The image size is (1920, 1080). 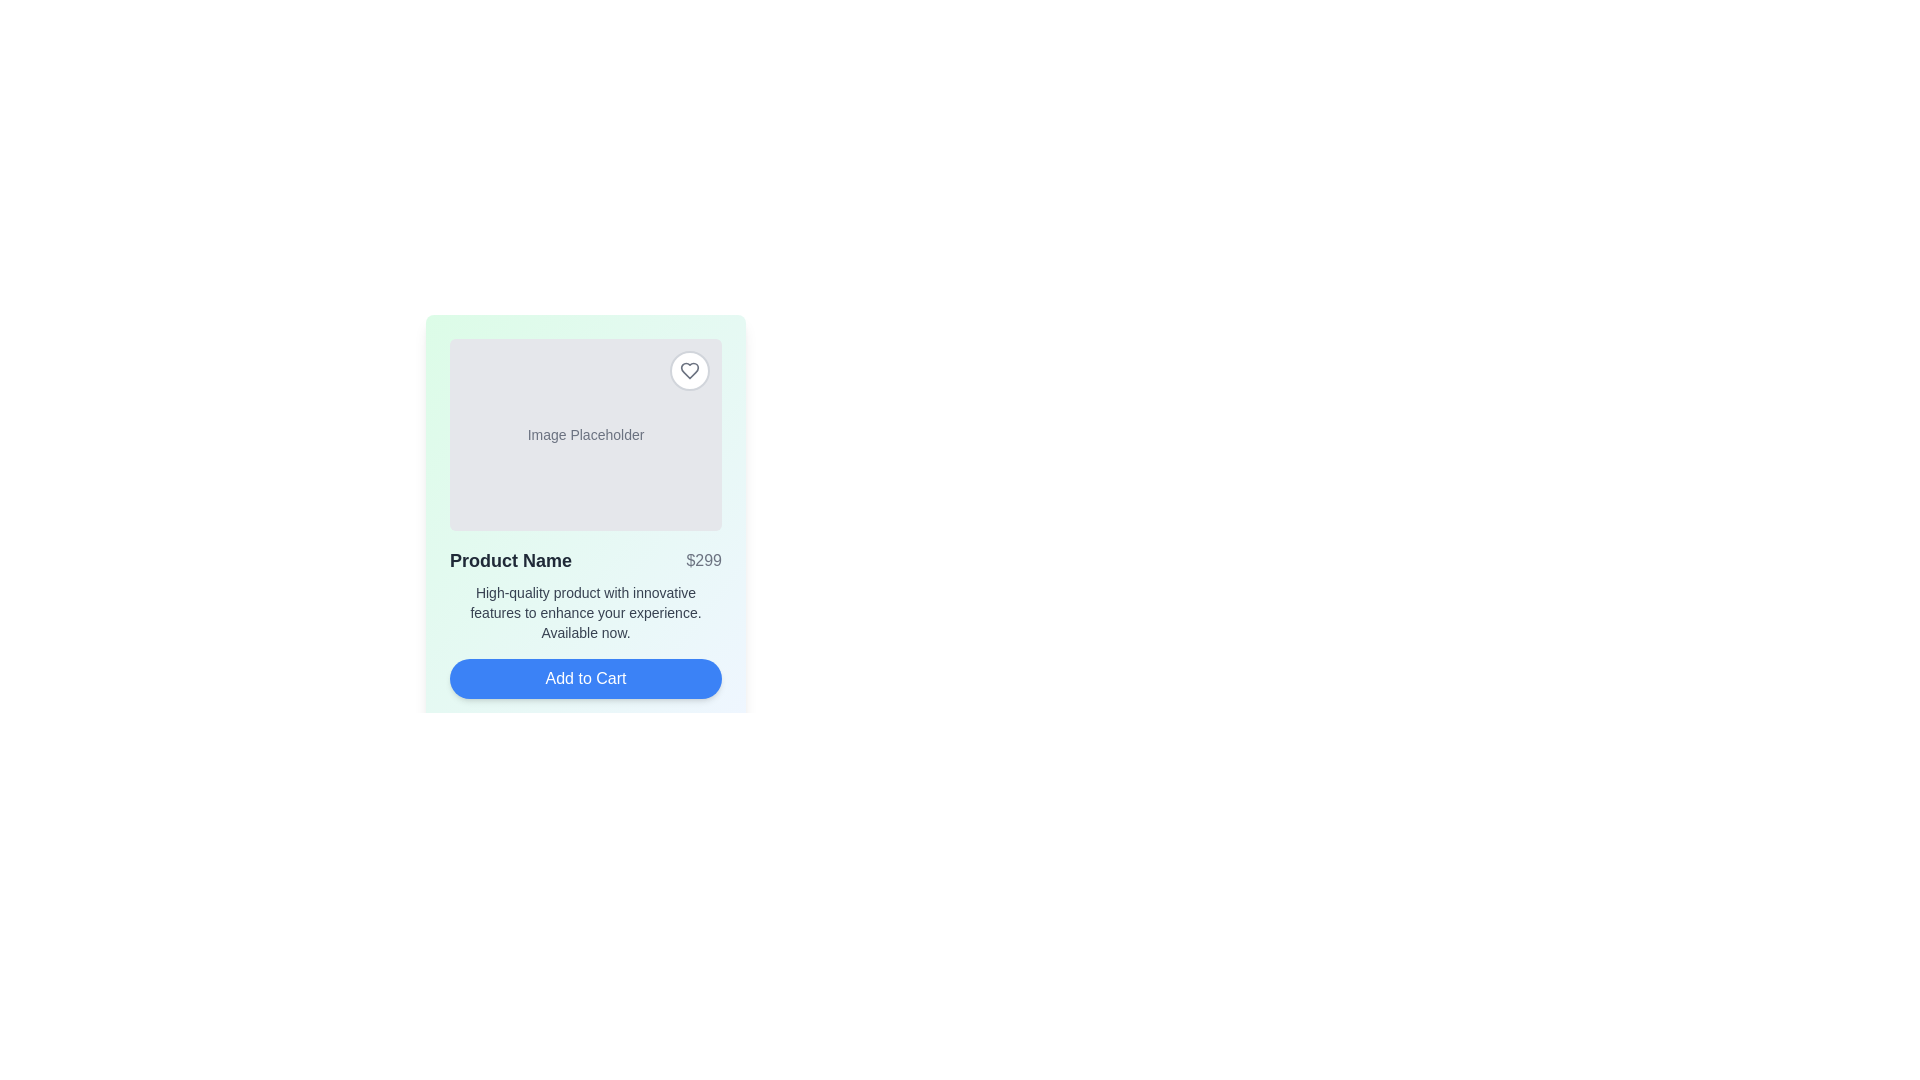 What do you see at coordinates (690, 370) in the screenshot?
I see `the button located at the top-right corner of the 'Image Placeholder' component` at bounding box center [690, 370].